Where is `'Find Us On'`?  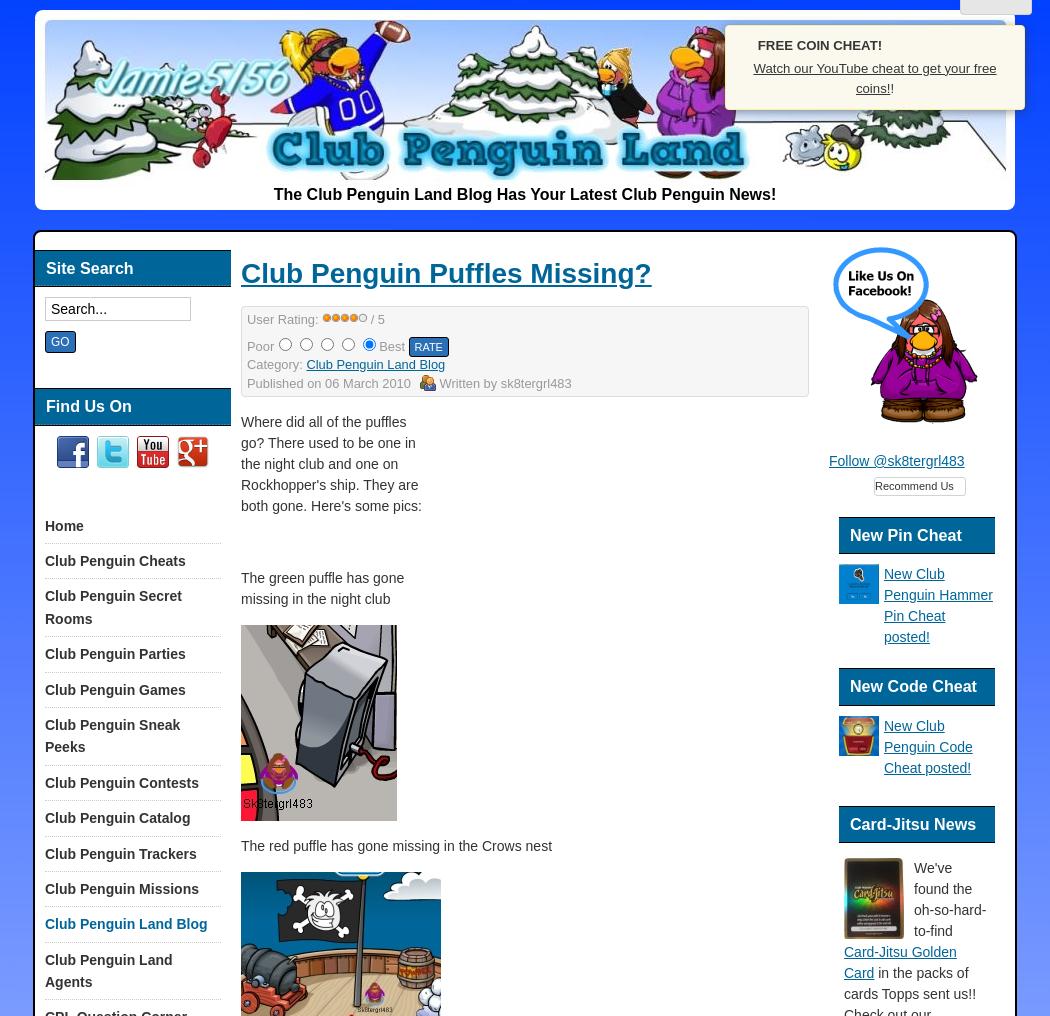 'Find Us On' is located at coordinates (88, 404).